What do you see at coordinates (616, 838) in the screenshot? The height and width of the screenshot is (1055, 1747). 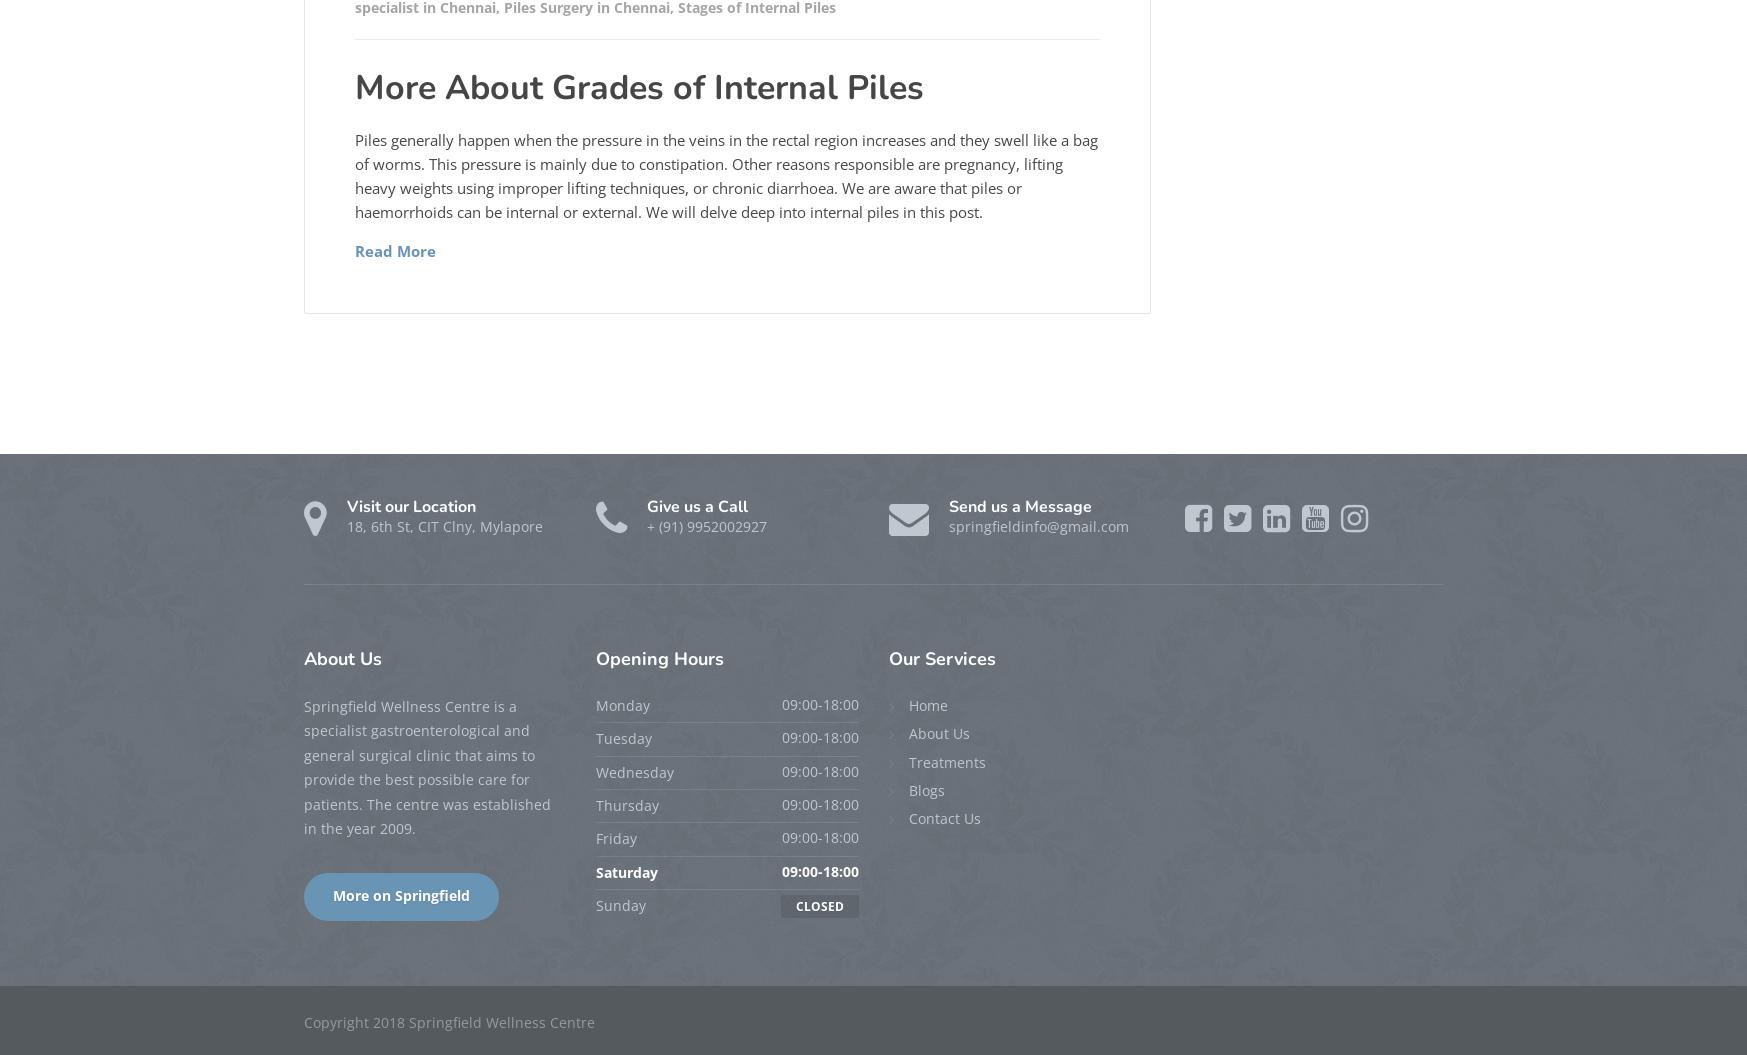 I see `'Friday'` at bounding box center [616, 838].